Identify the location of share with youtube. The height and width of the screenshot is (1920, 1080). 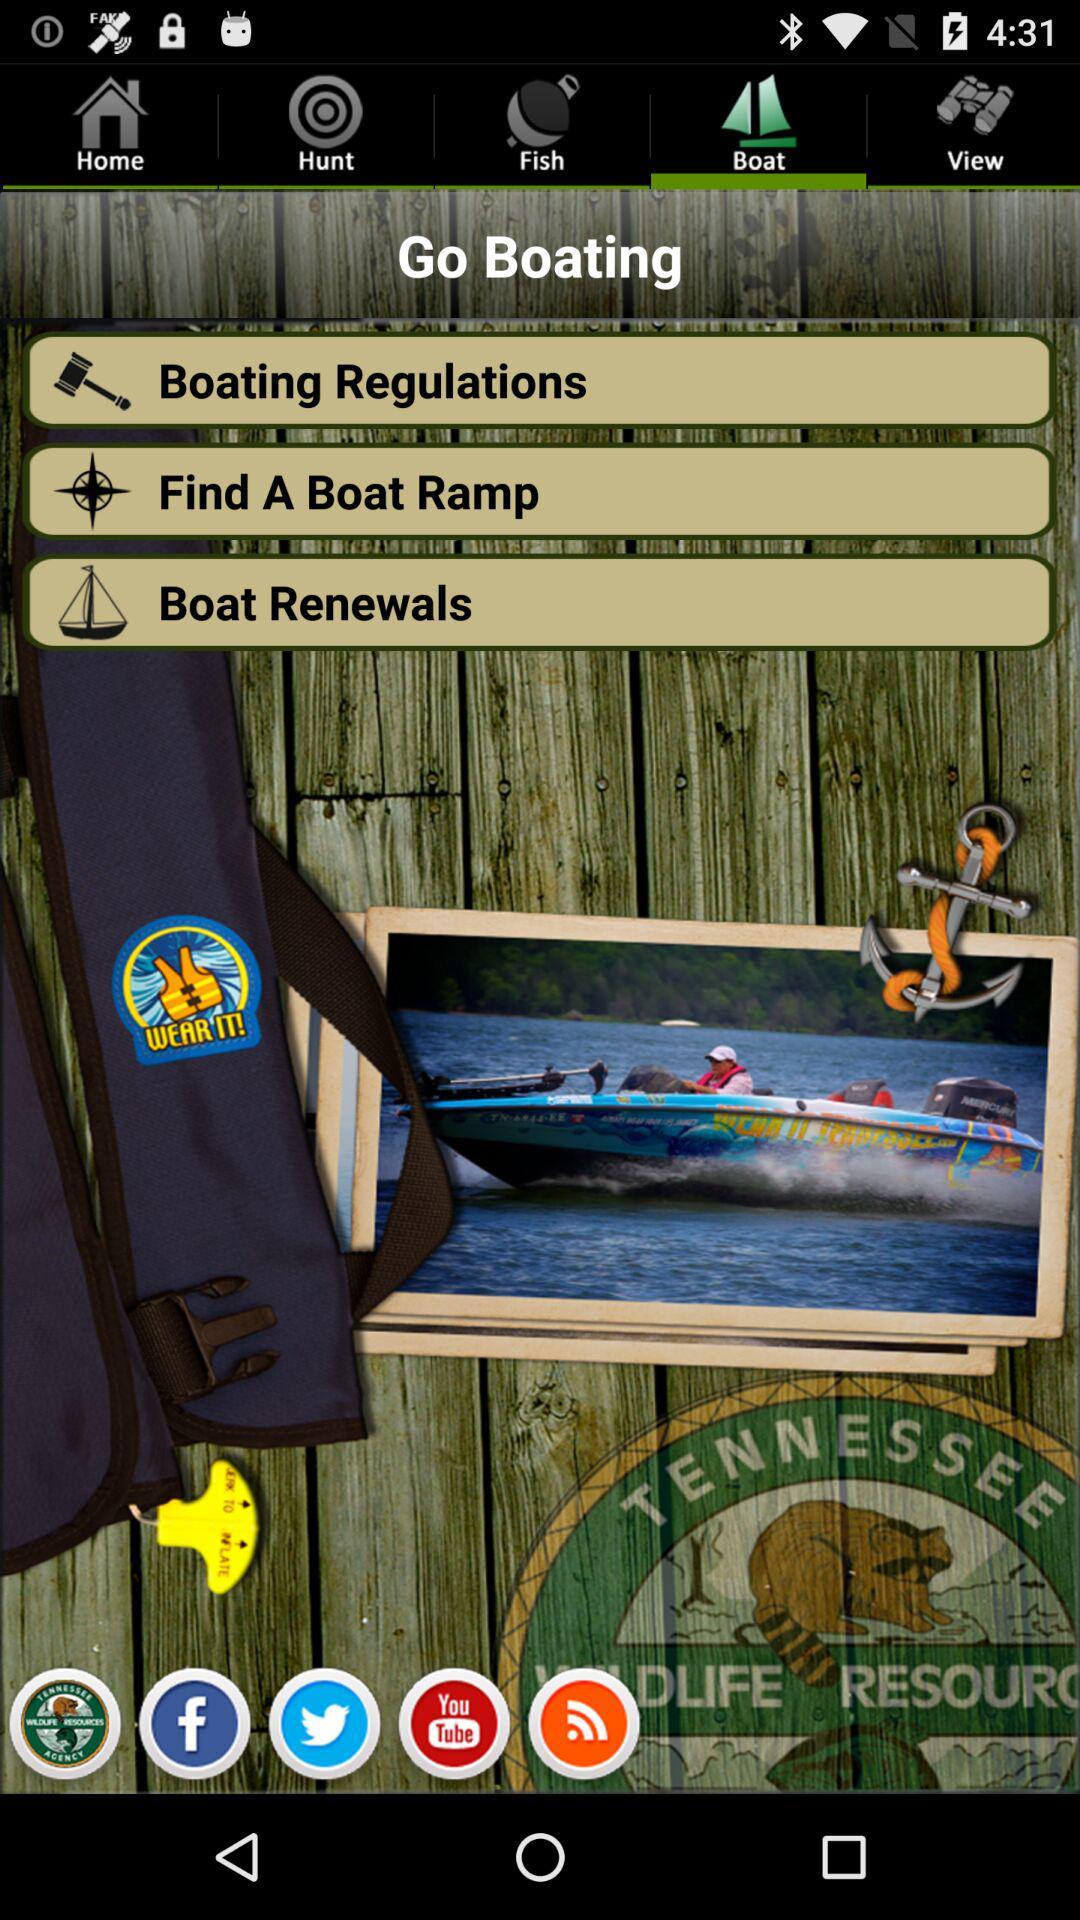
(454, 1728).